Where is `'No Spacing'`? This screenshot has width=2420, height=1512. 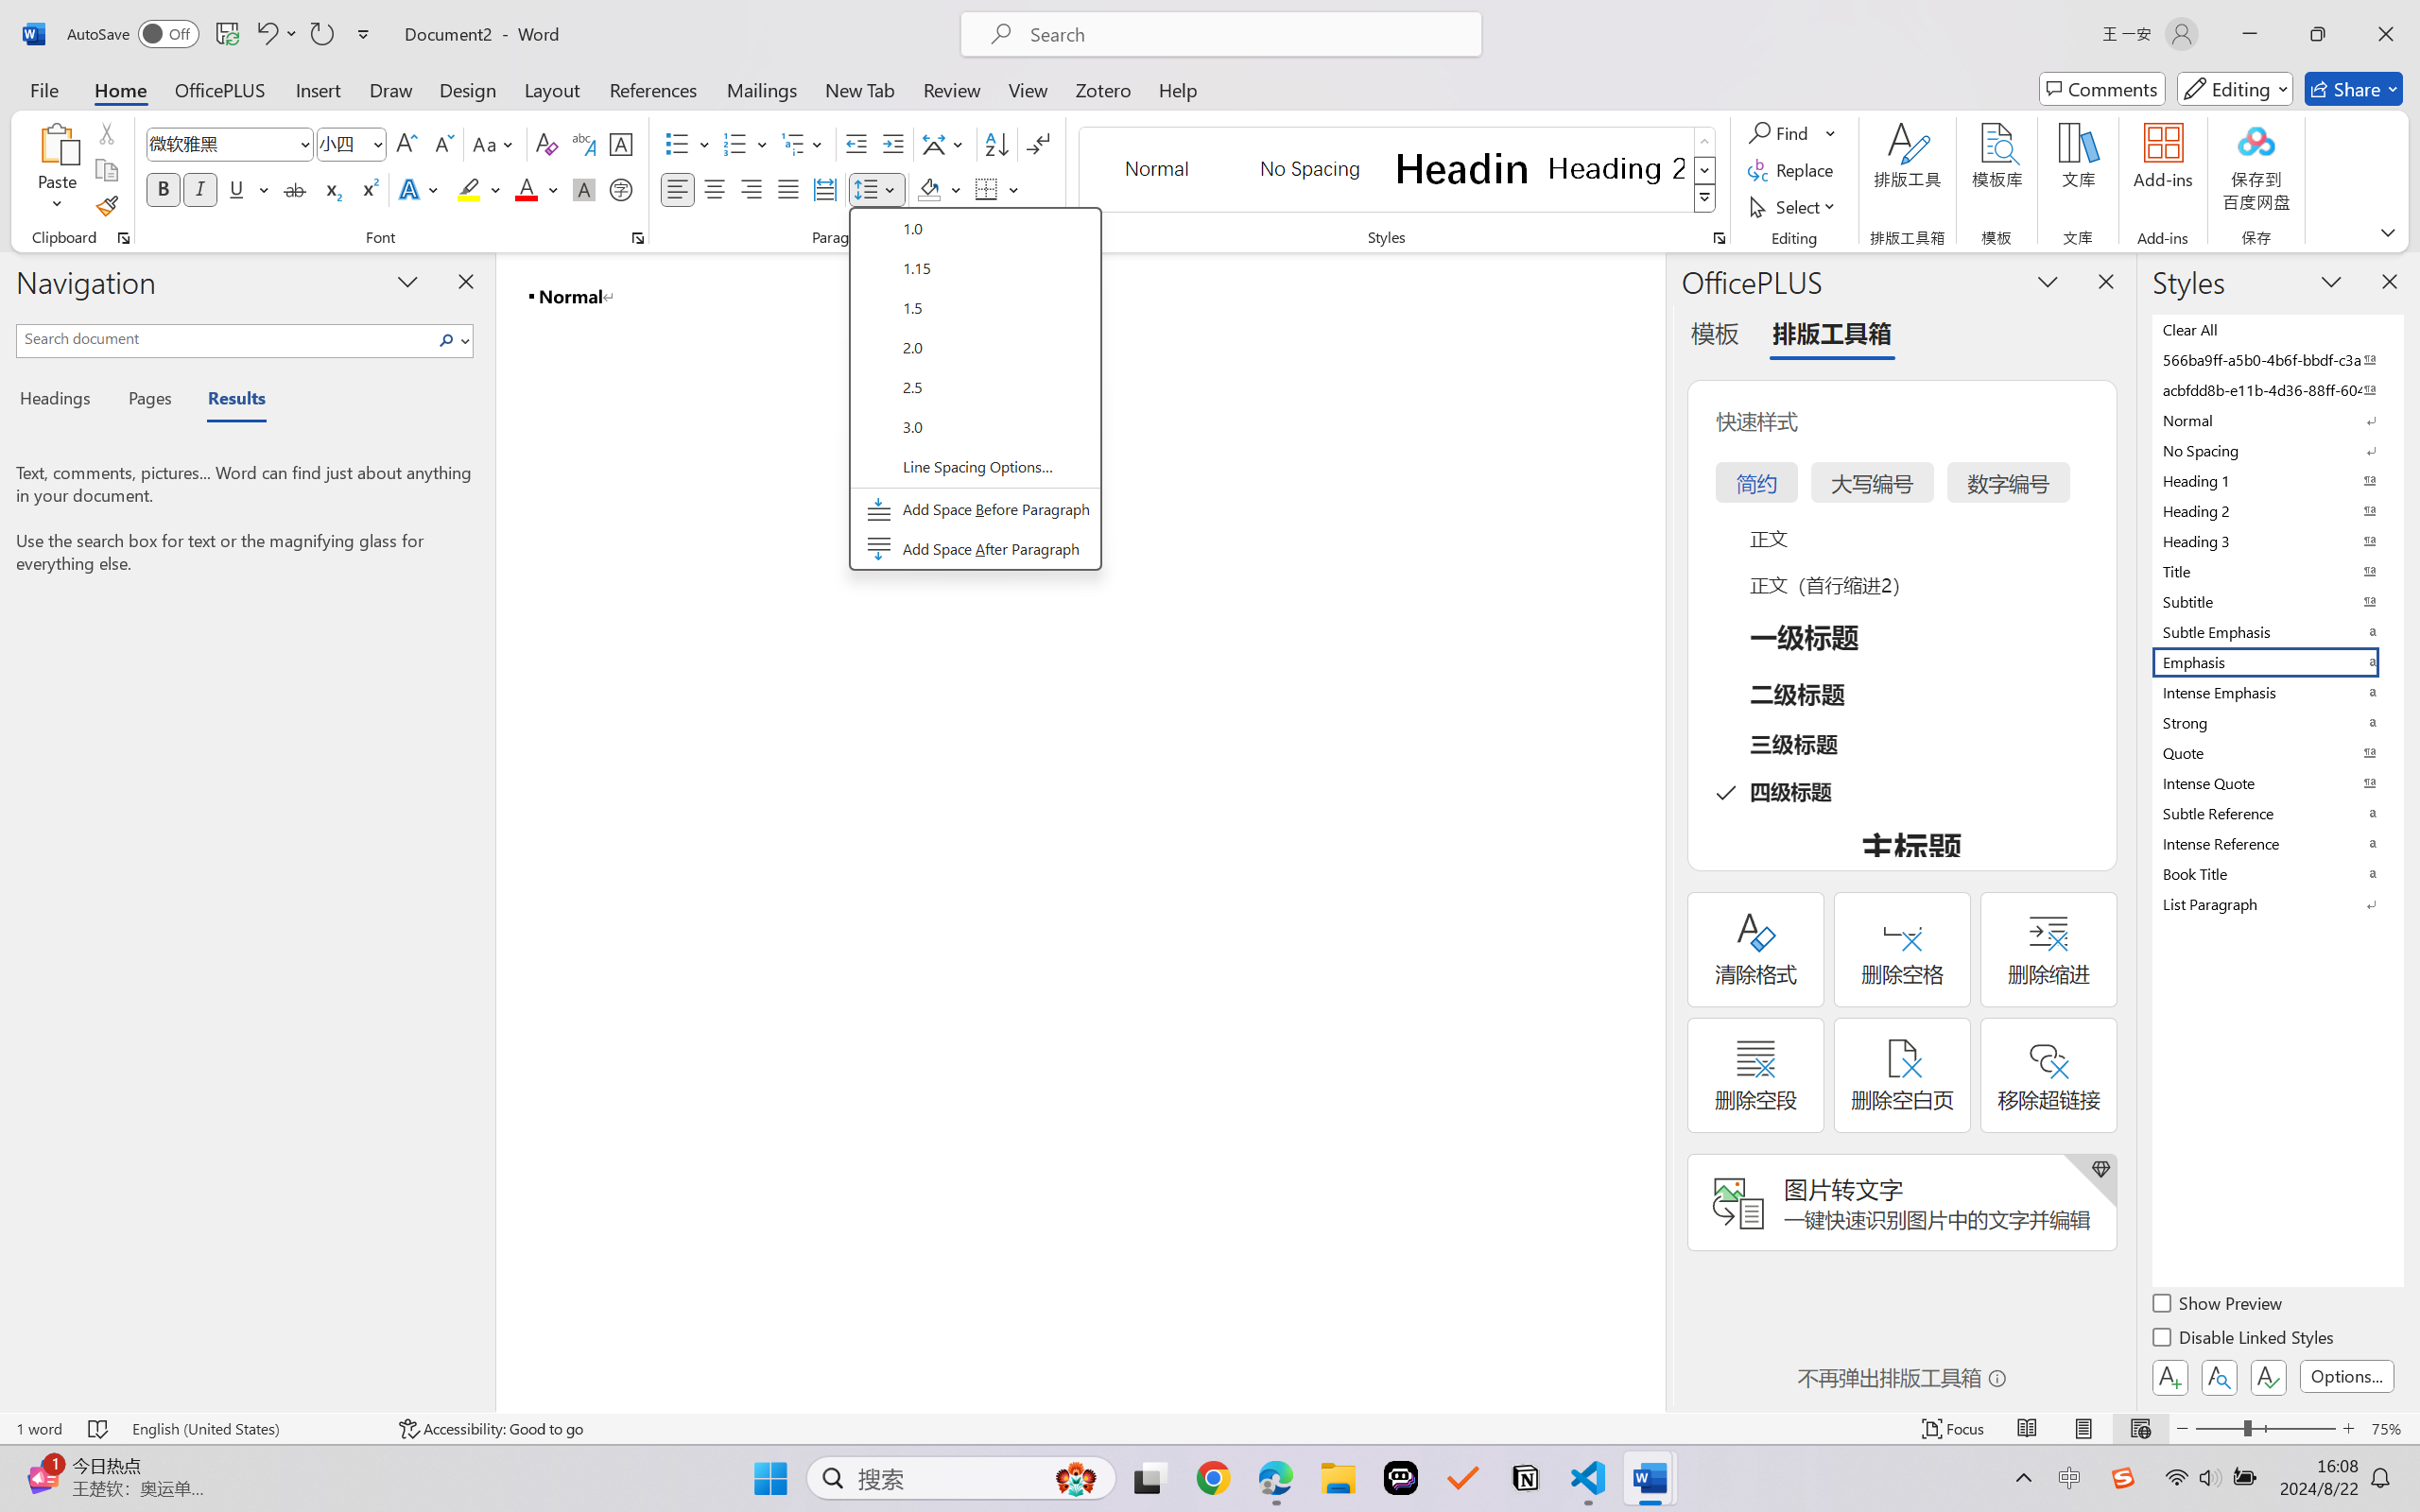
'No Spacing' is located at coordinates (2275, 449).